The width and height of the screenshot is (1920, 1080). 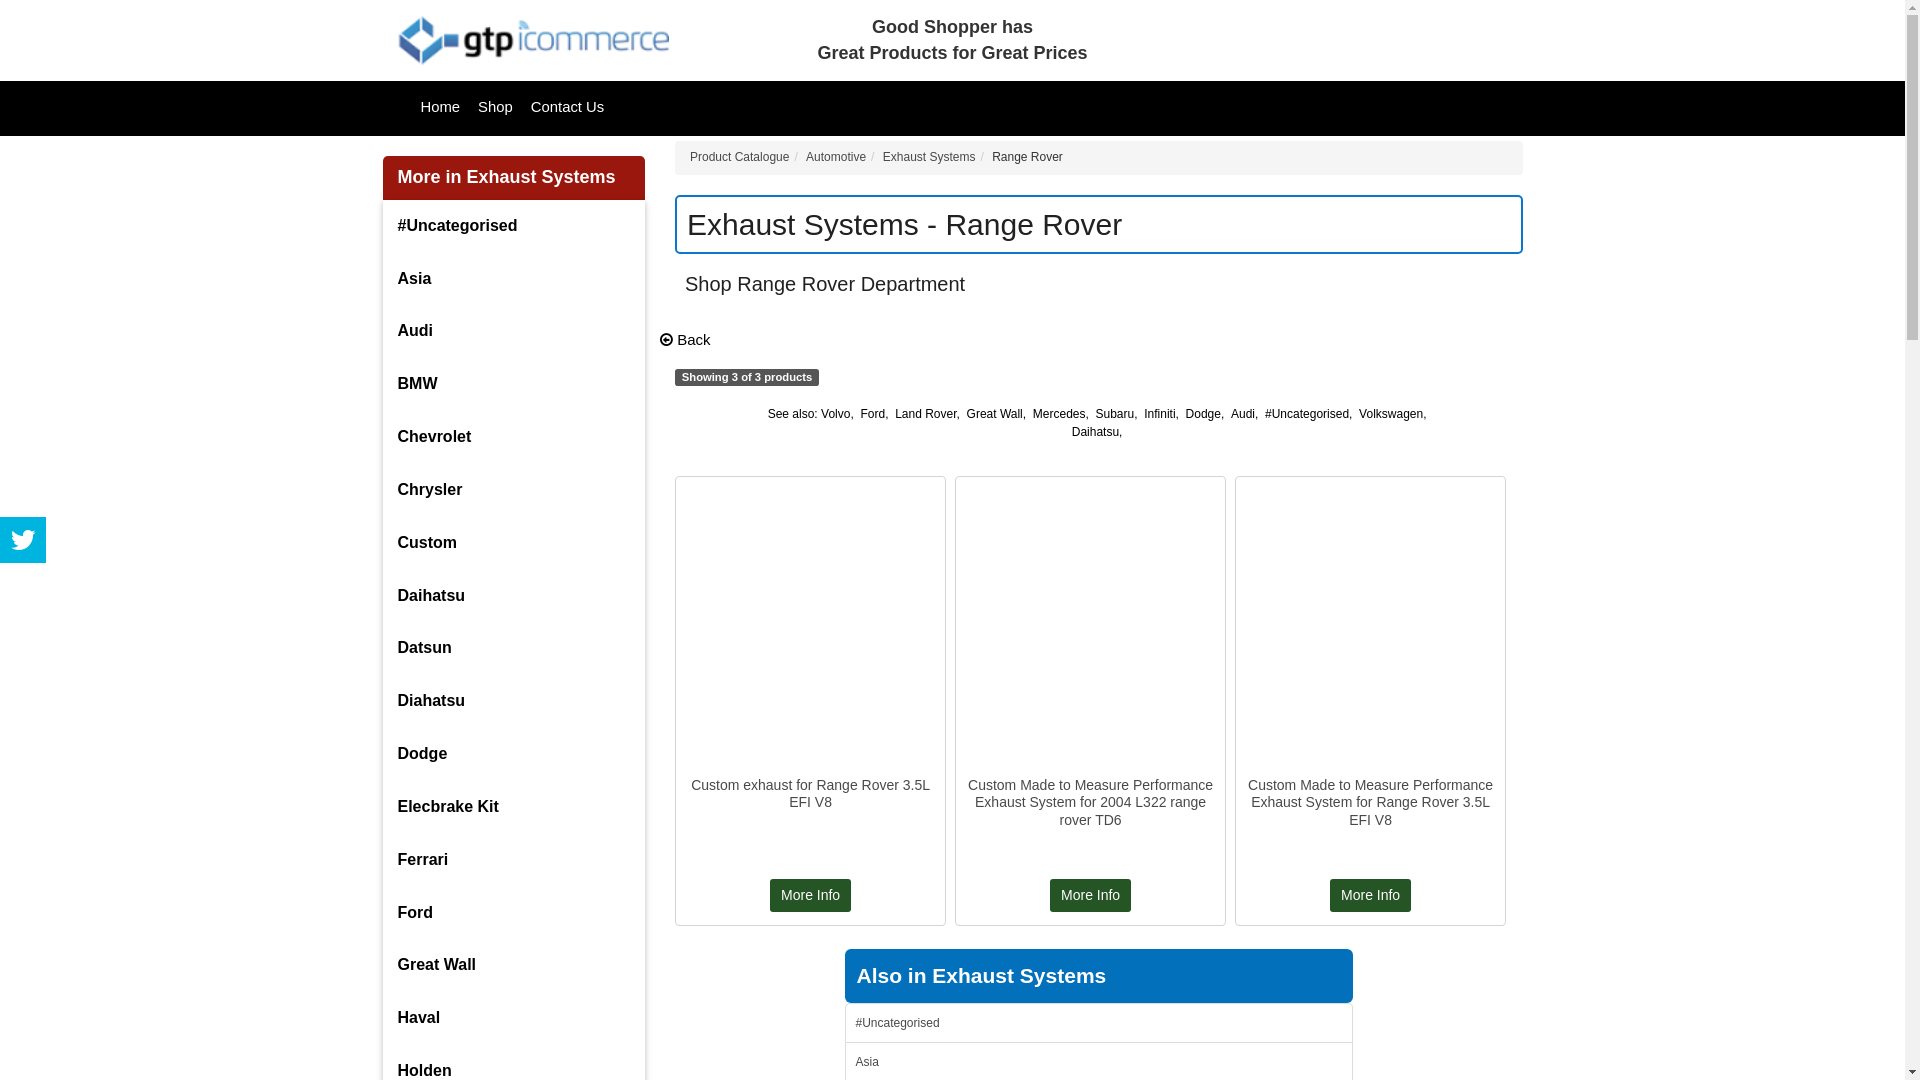 I want to click on 'Product Catalogue', so click(x=738, y=156).